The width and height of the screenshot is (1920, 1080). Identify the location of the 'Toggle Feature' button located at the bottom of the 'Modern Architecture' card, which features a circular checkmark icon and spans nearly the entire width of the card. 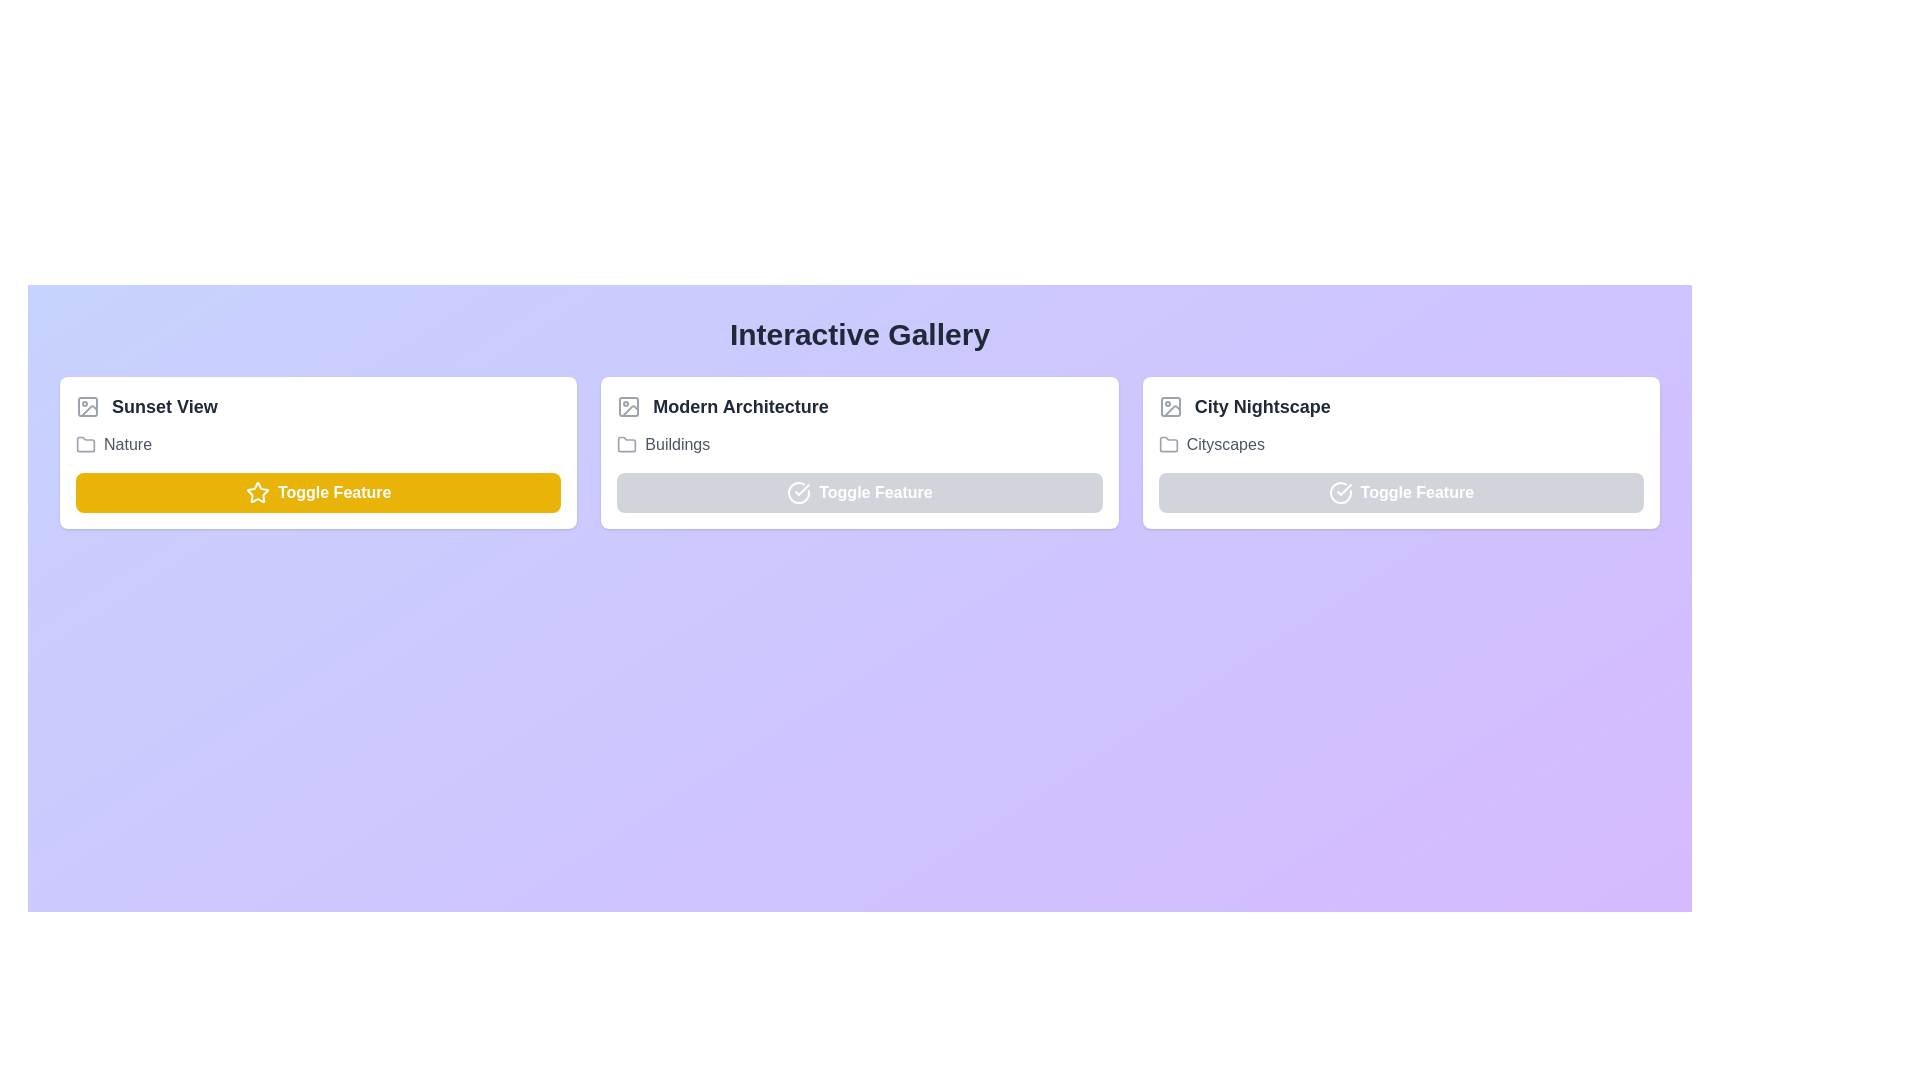
(859, 493).